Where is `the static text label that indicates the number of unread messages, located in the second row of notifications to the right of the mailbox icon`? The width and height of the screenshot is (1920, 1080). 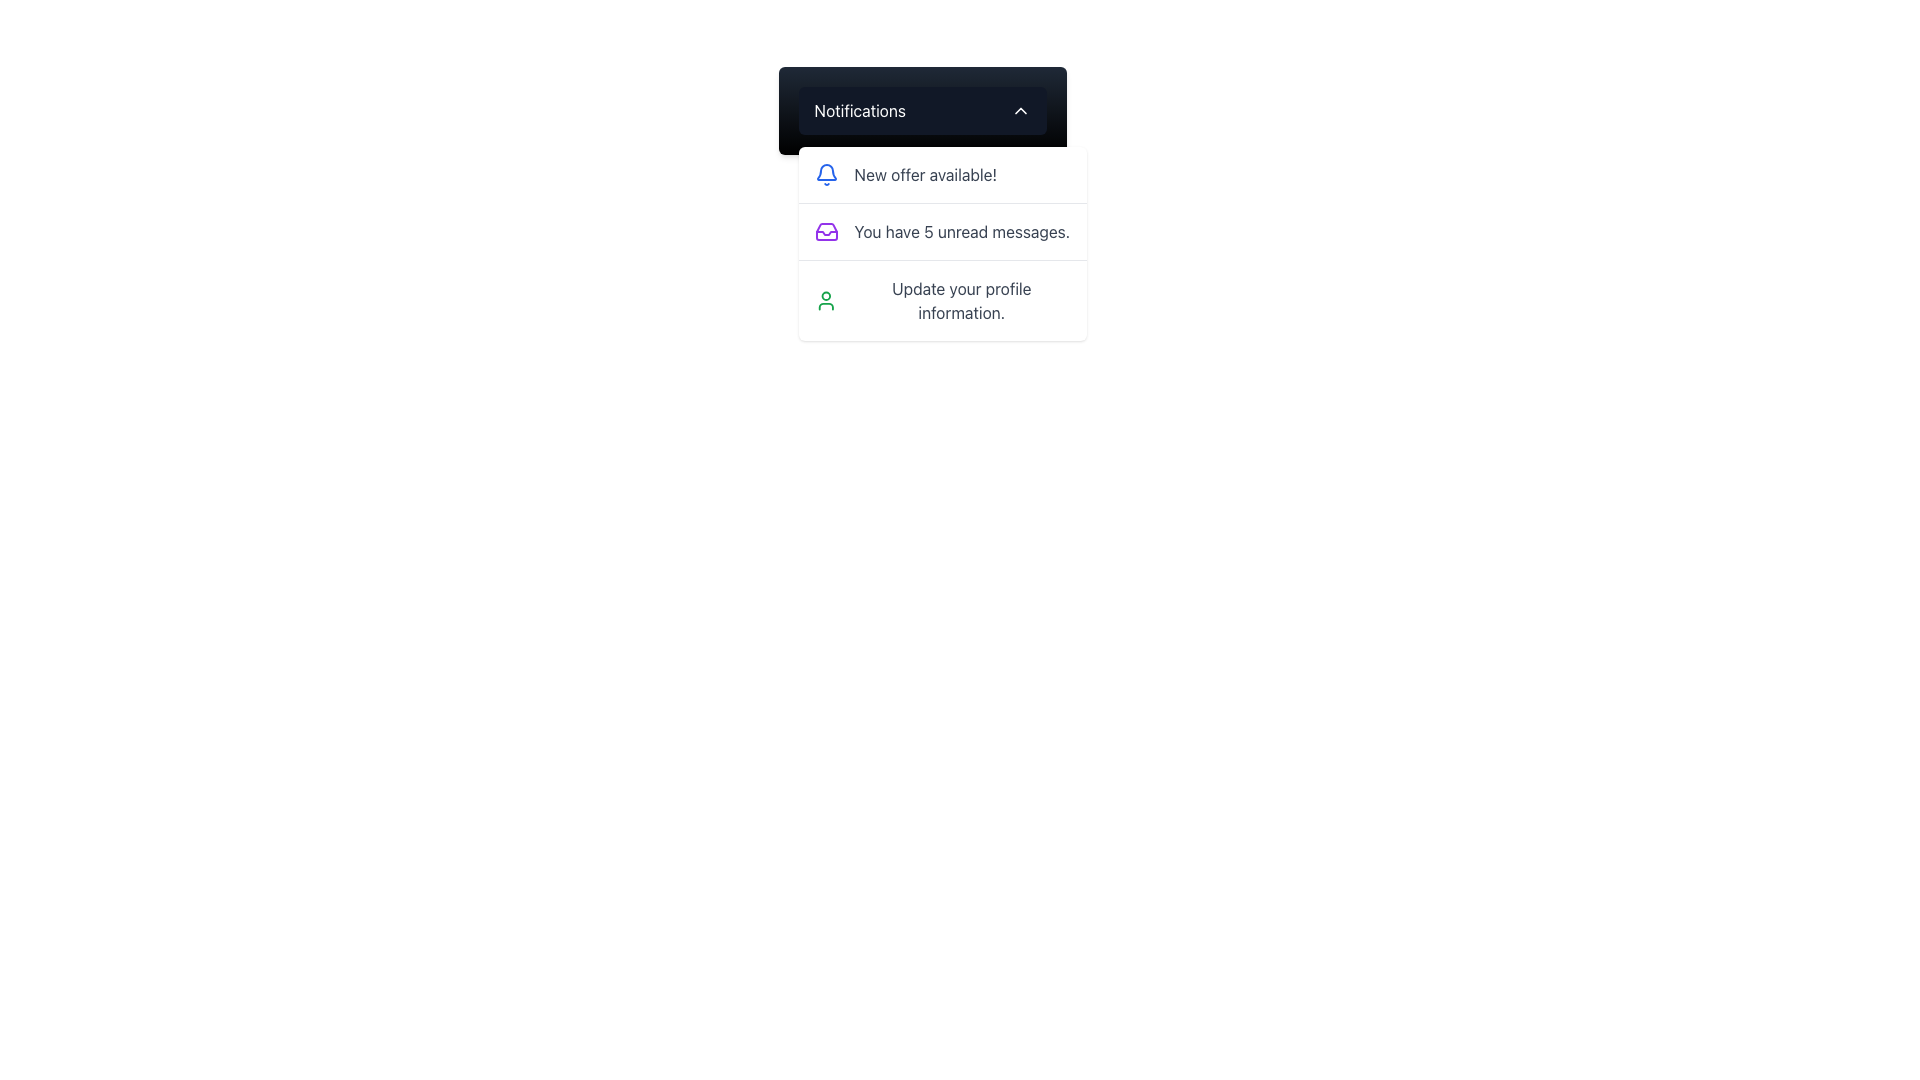
the static text label that indicates the number of unread messages, located in the second row of notifications to the right of the mailbox icon is located at coordinates (962, 230).